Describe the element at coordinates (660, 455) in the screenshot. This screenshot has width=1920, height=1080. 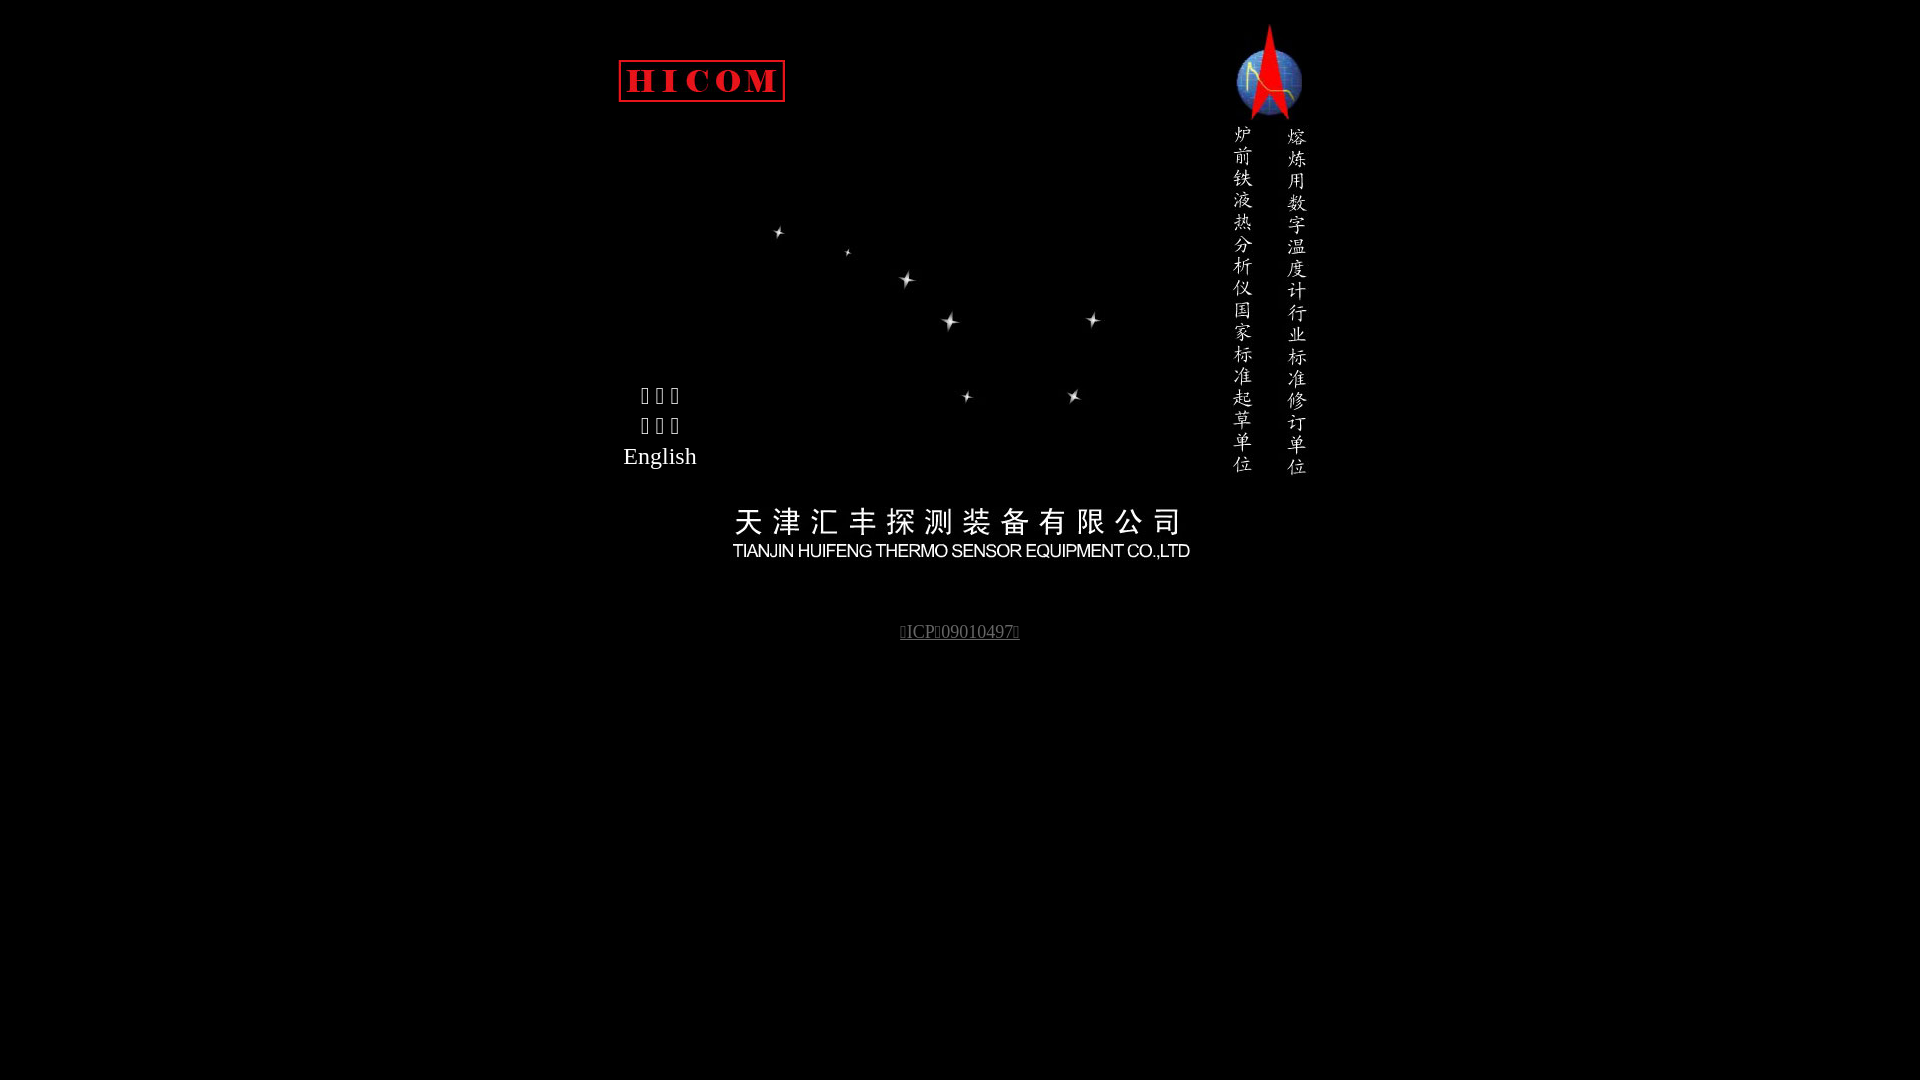
I see `'English'` at that location.